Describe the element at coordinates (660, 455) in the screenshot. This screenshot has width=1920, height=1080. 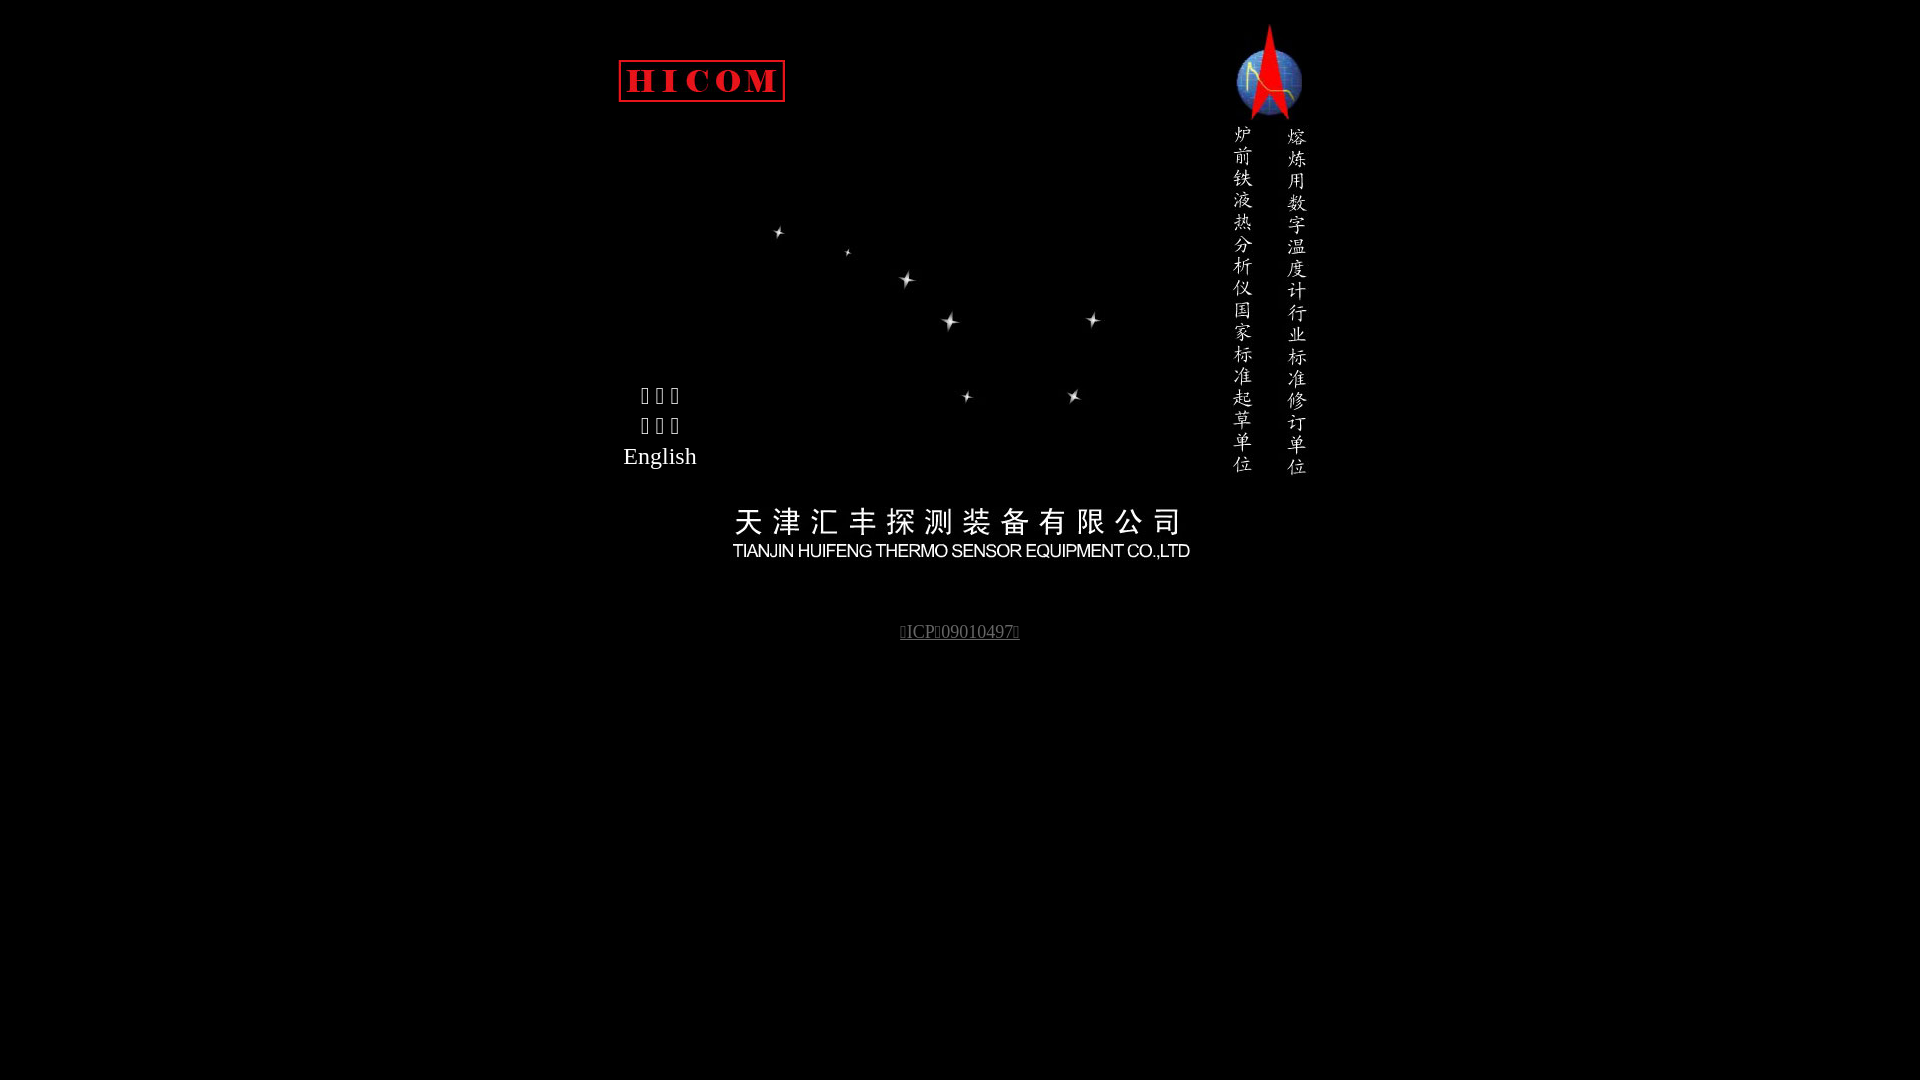
I see `'English'` at that location.